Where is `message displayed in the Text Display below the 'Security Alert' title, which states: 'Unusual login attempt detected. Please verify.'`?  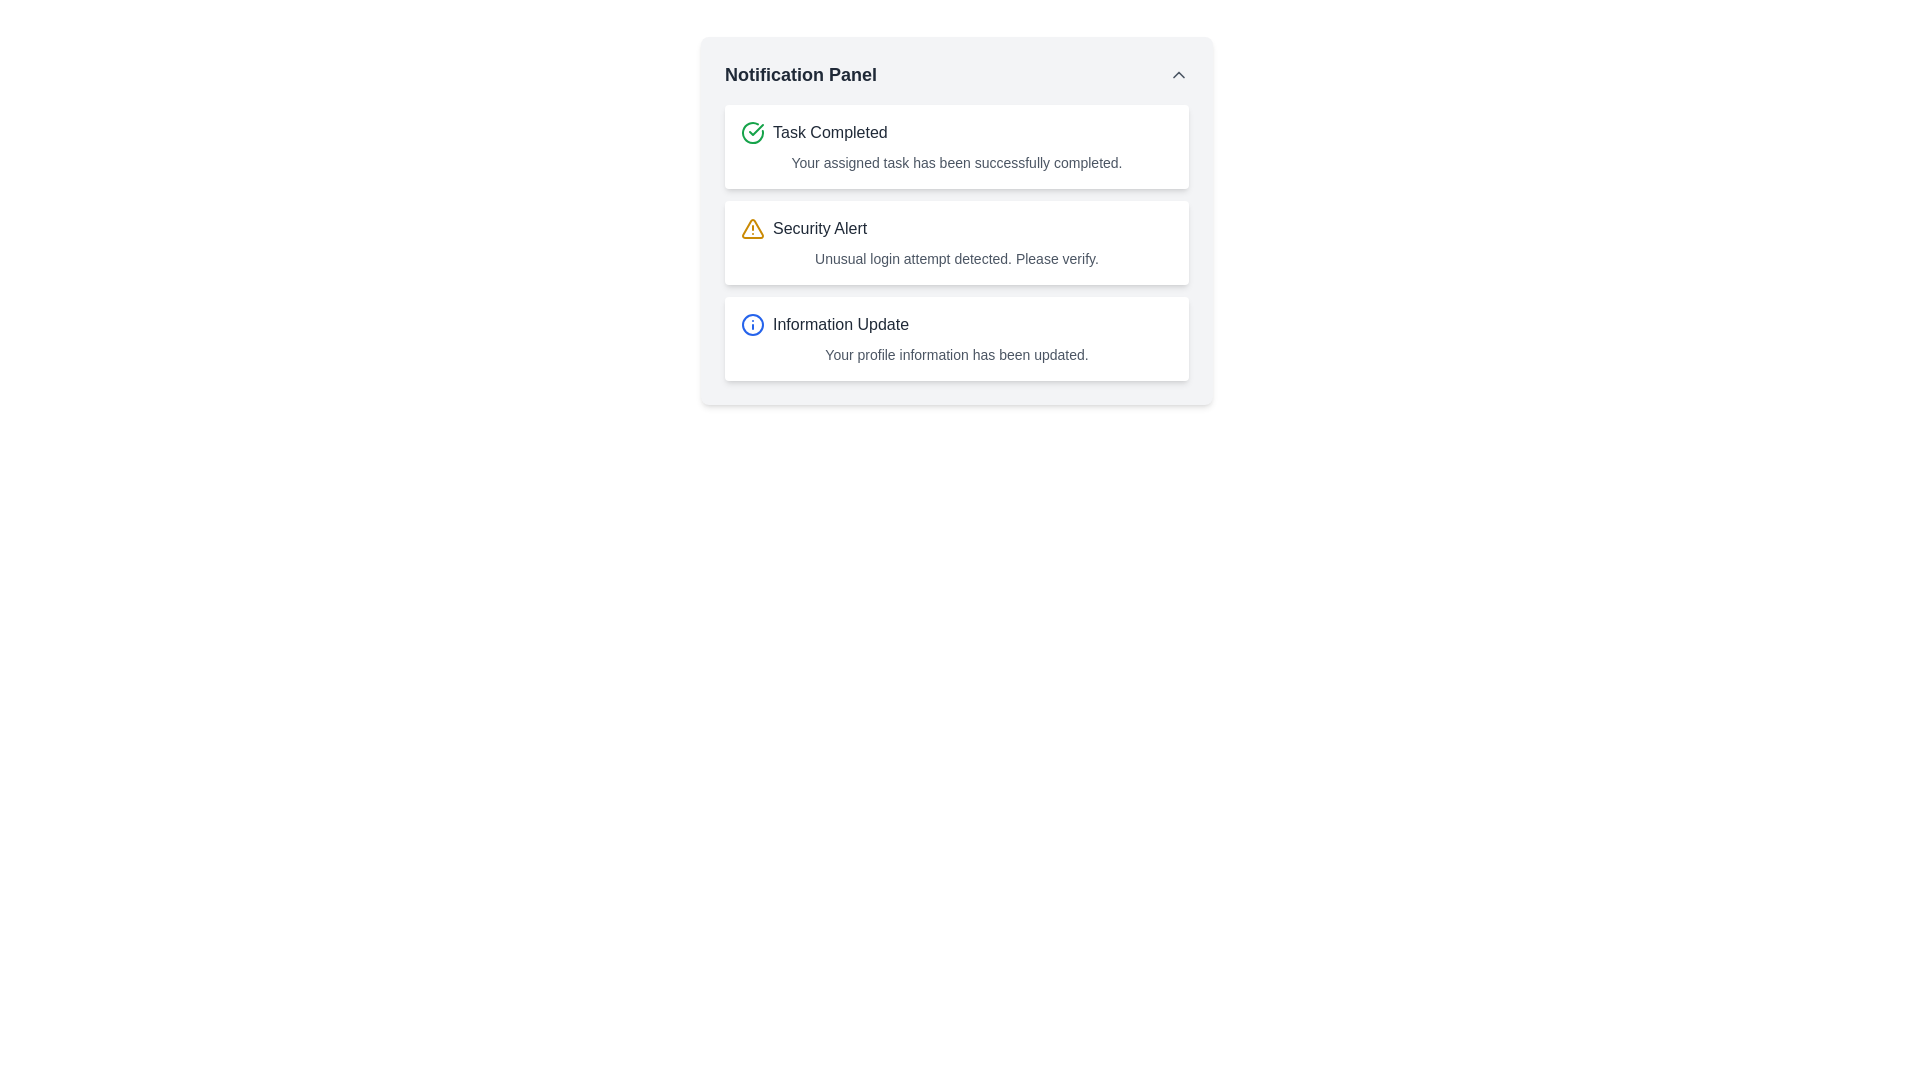 message displayed in the Text Display below the 'Security Alert' title, which states: 'Unusual login attempt detected. Please verify.' is located at coordinates (955, 257).